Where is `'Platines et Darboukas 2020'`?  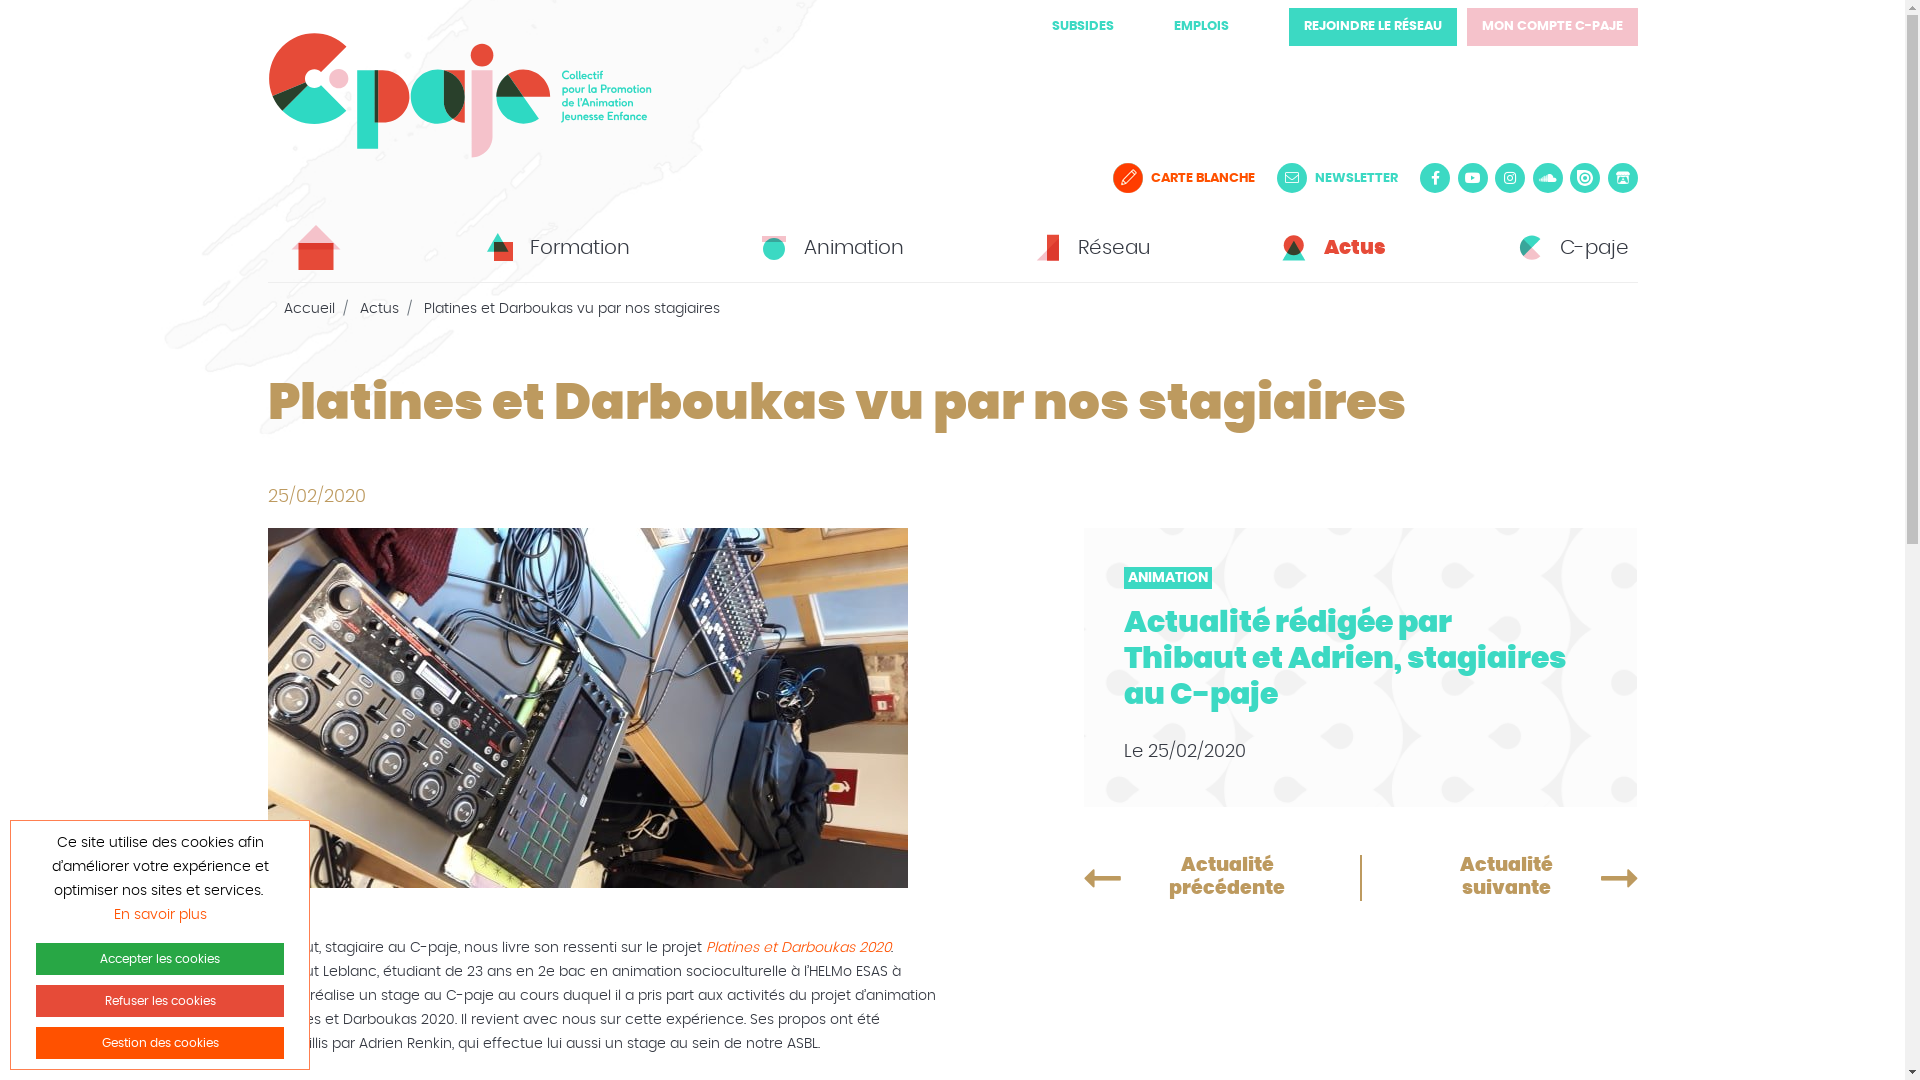
'Platines et Darboukas 2020' is located at coordinates (705, 947).